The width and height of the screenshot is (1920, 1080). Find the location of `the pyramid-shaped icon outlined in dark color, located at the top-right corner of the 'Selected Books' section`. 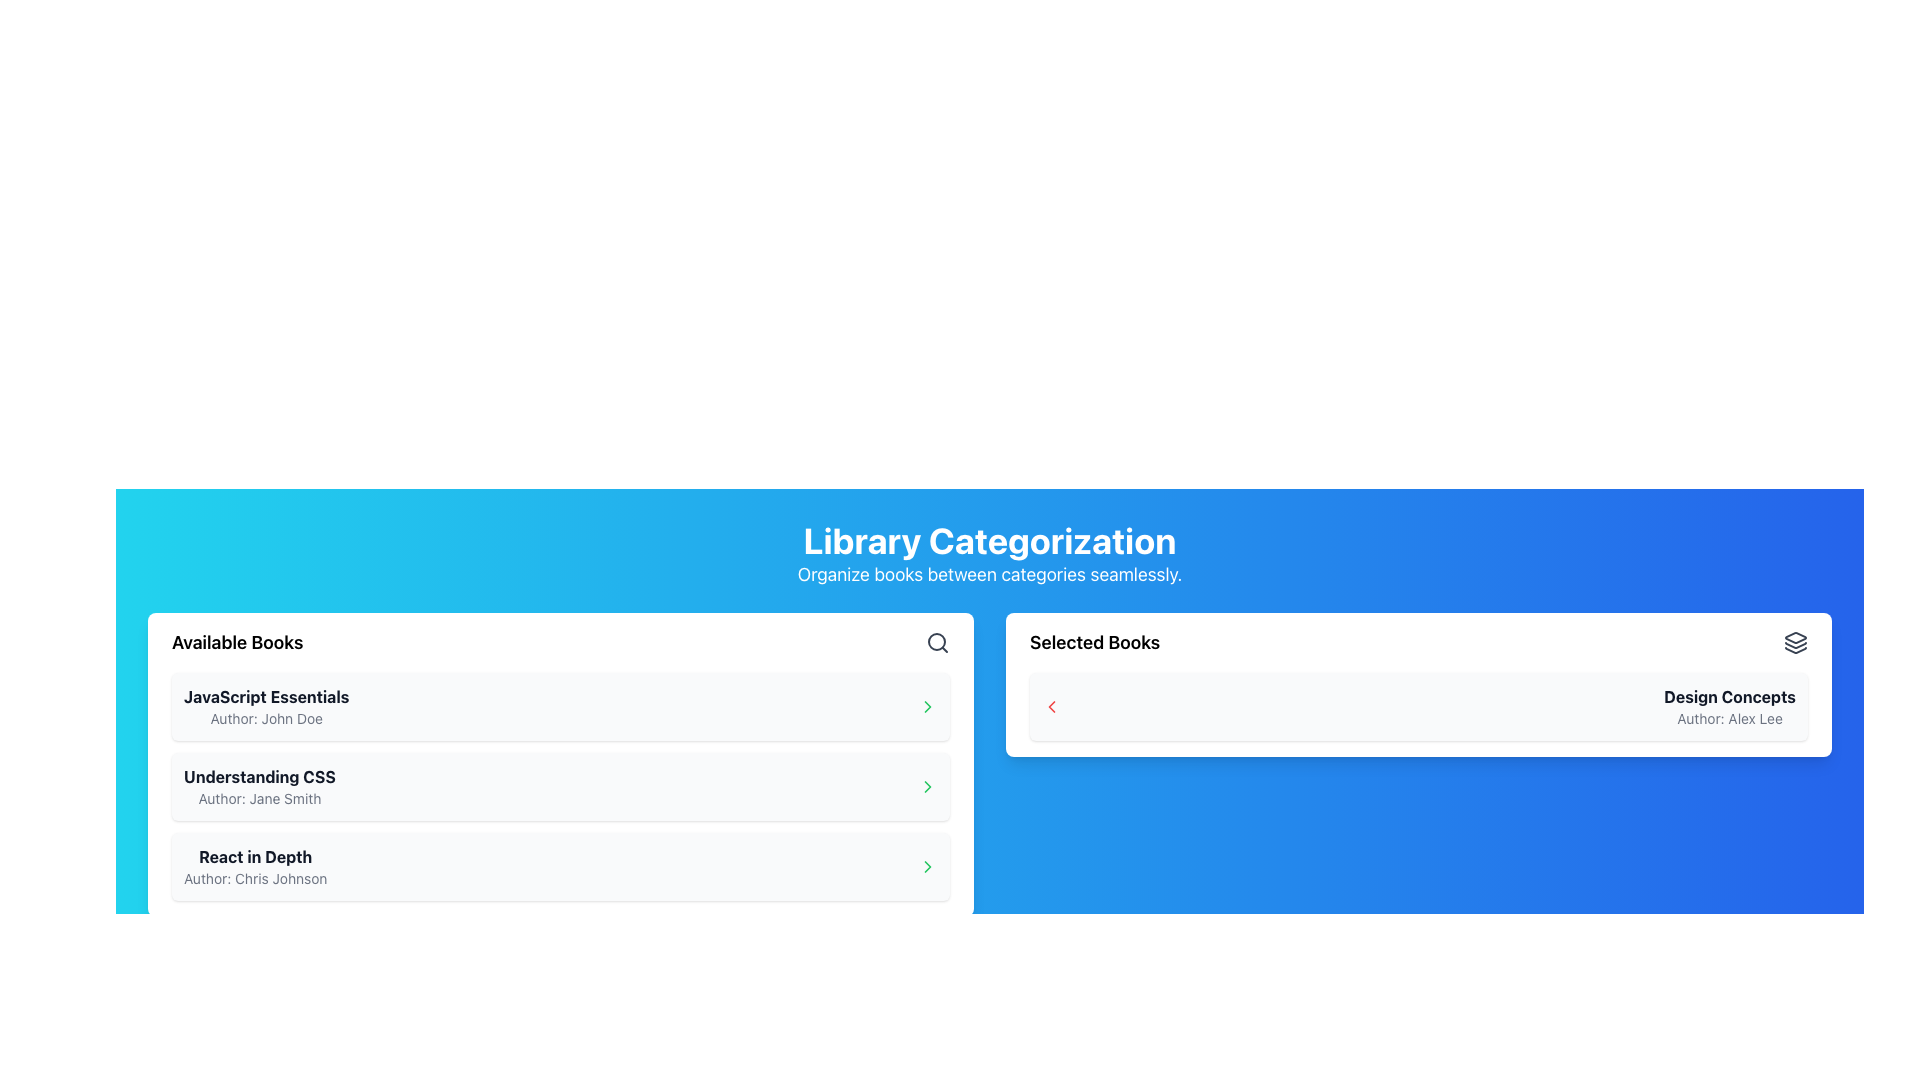

the pyramid-shaped icon outlined in dark color, located at the top-right corner of the 'Selected Books' section is located at coordinates (1795, 637).